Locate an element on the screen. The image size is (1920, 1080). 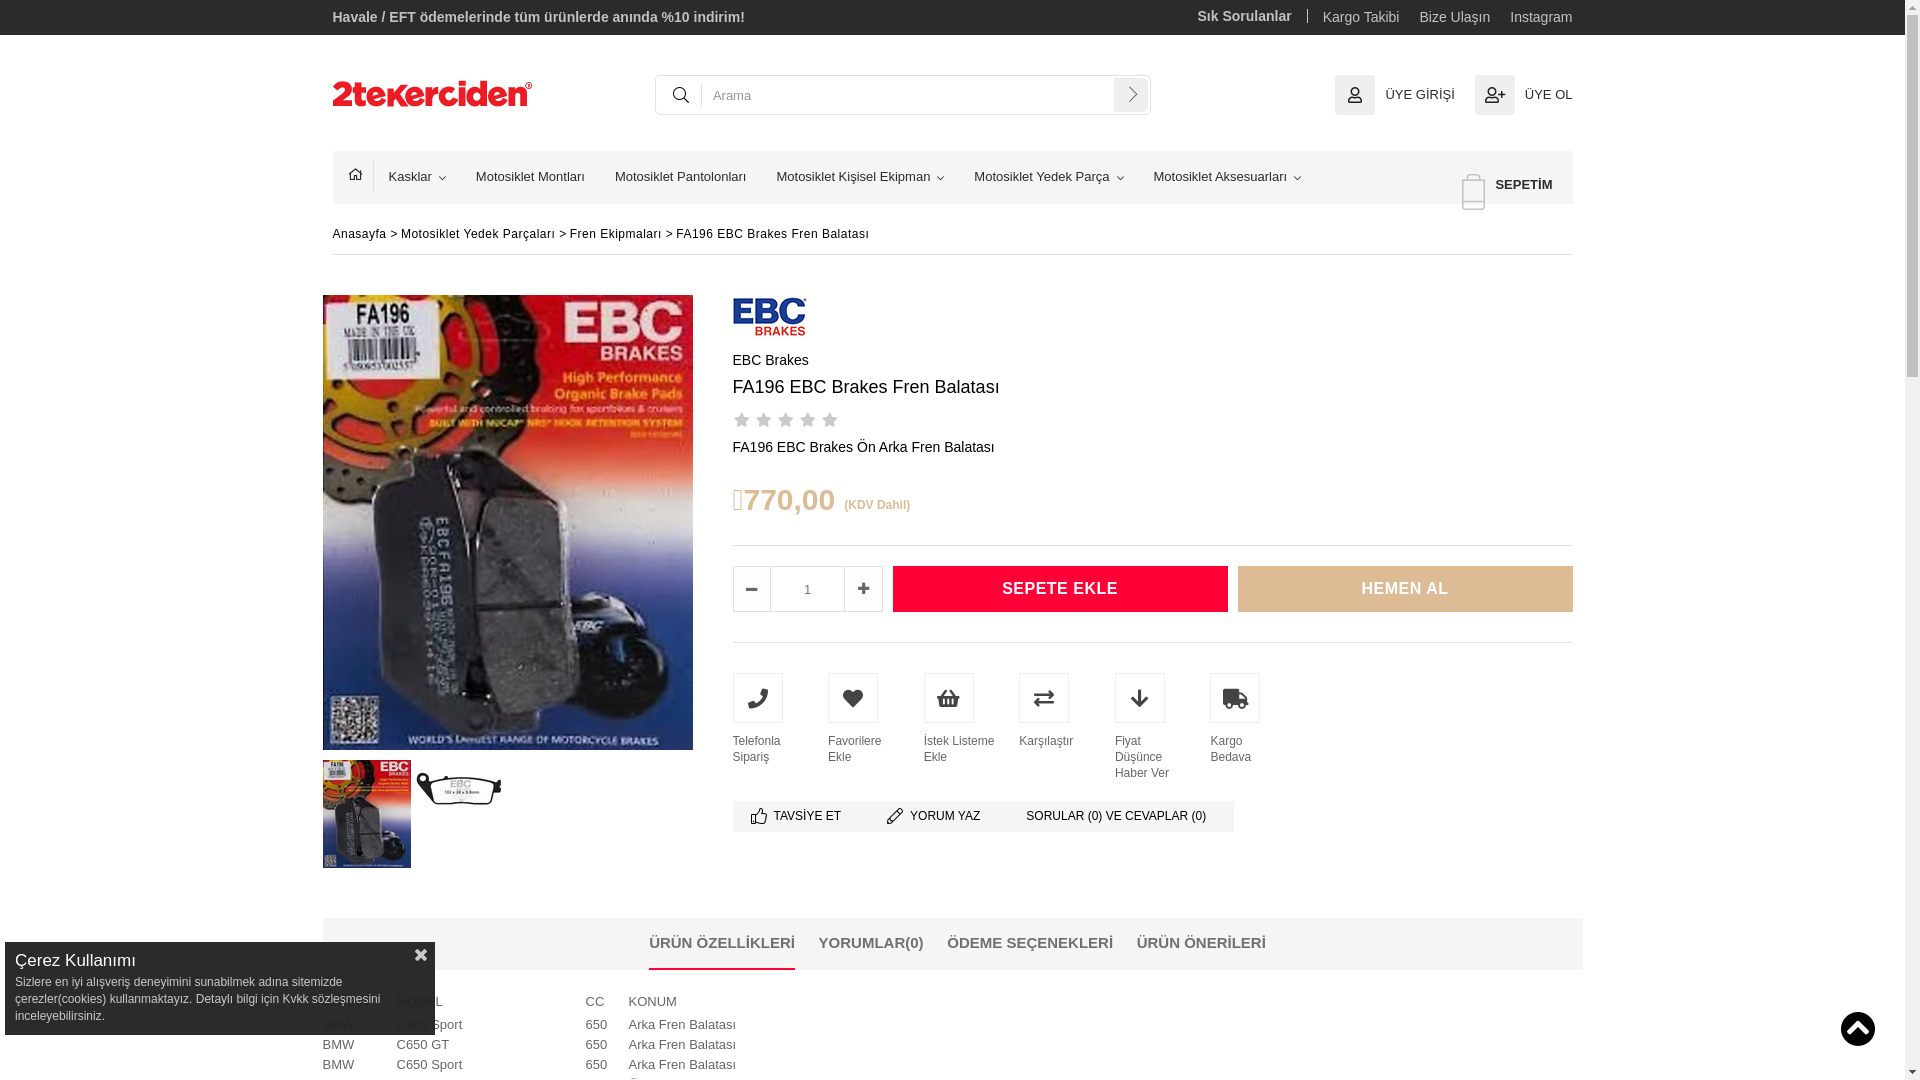
'Kargo Bedava' is located at coordinates (1208, 717).